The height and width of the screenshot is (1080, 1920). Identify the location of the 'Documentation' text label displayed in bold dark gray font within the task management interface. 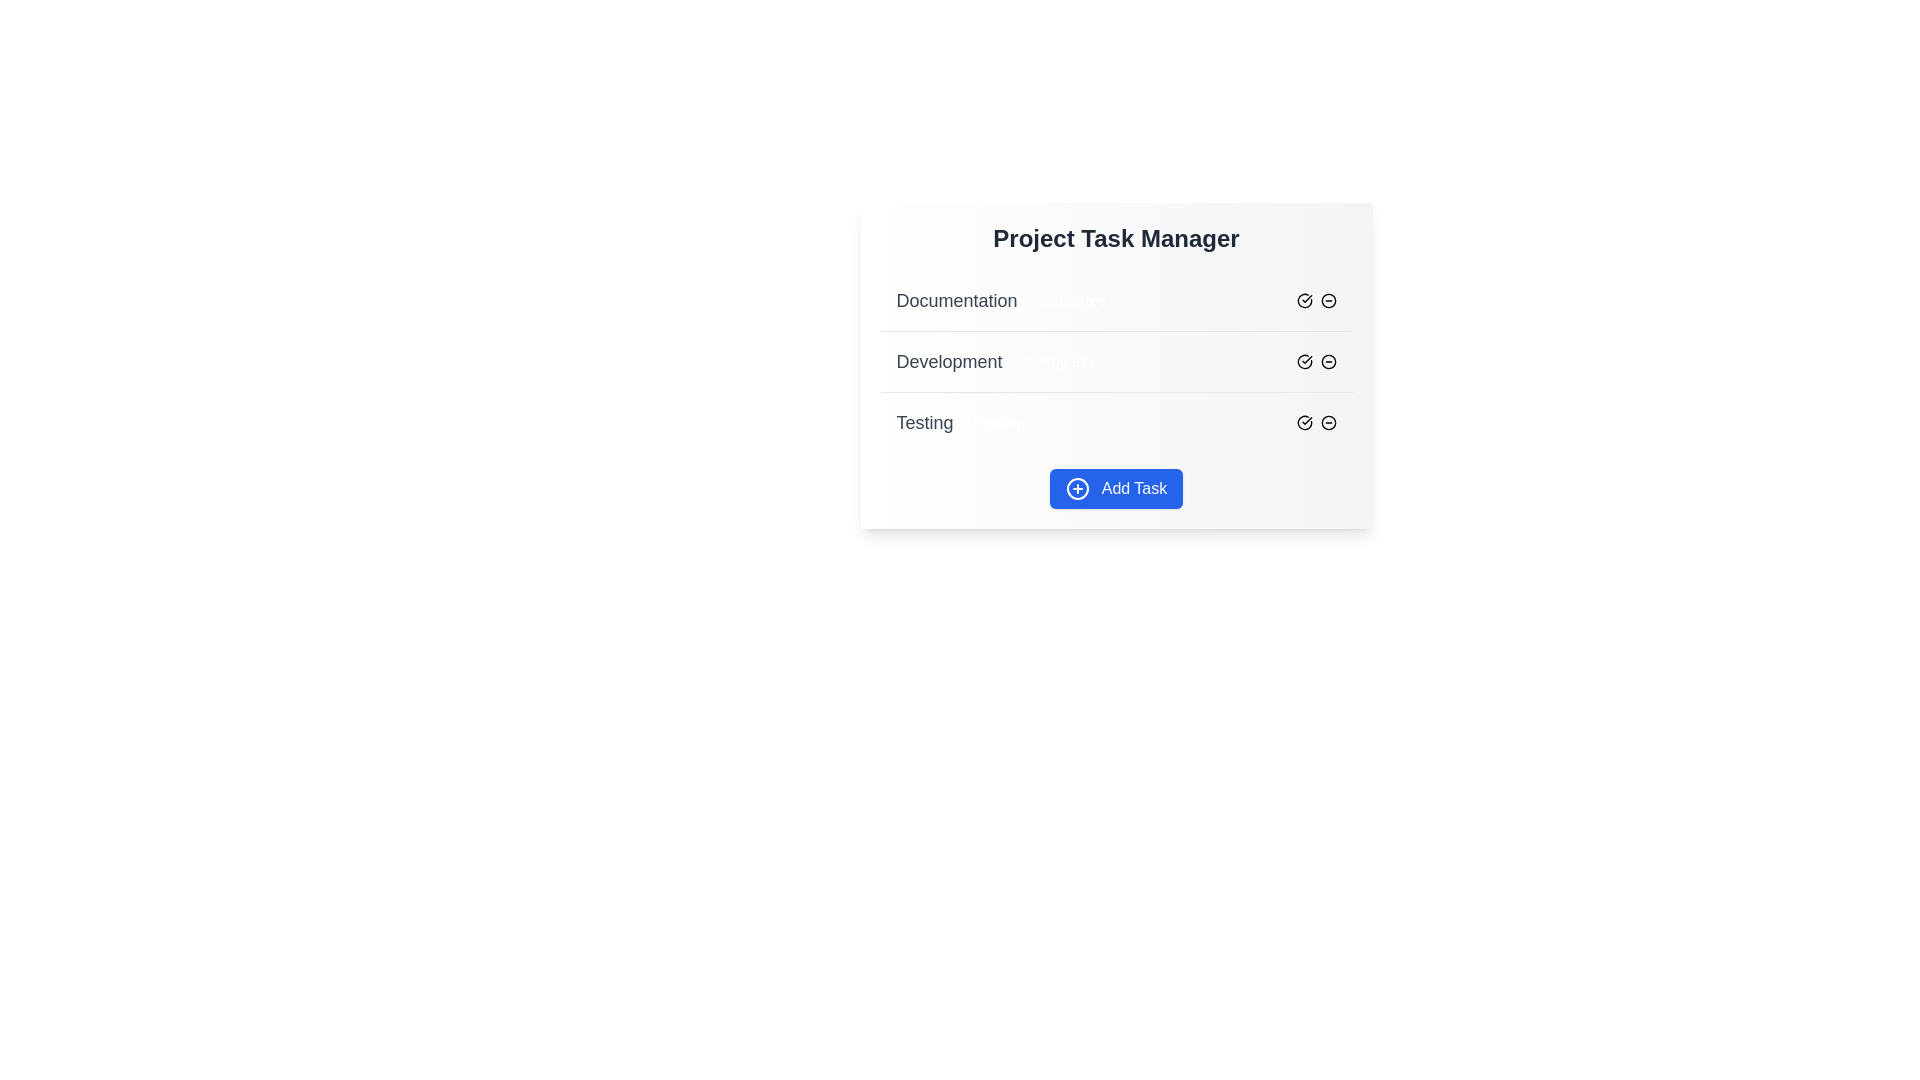
(956, 300).